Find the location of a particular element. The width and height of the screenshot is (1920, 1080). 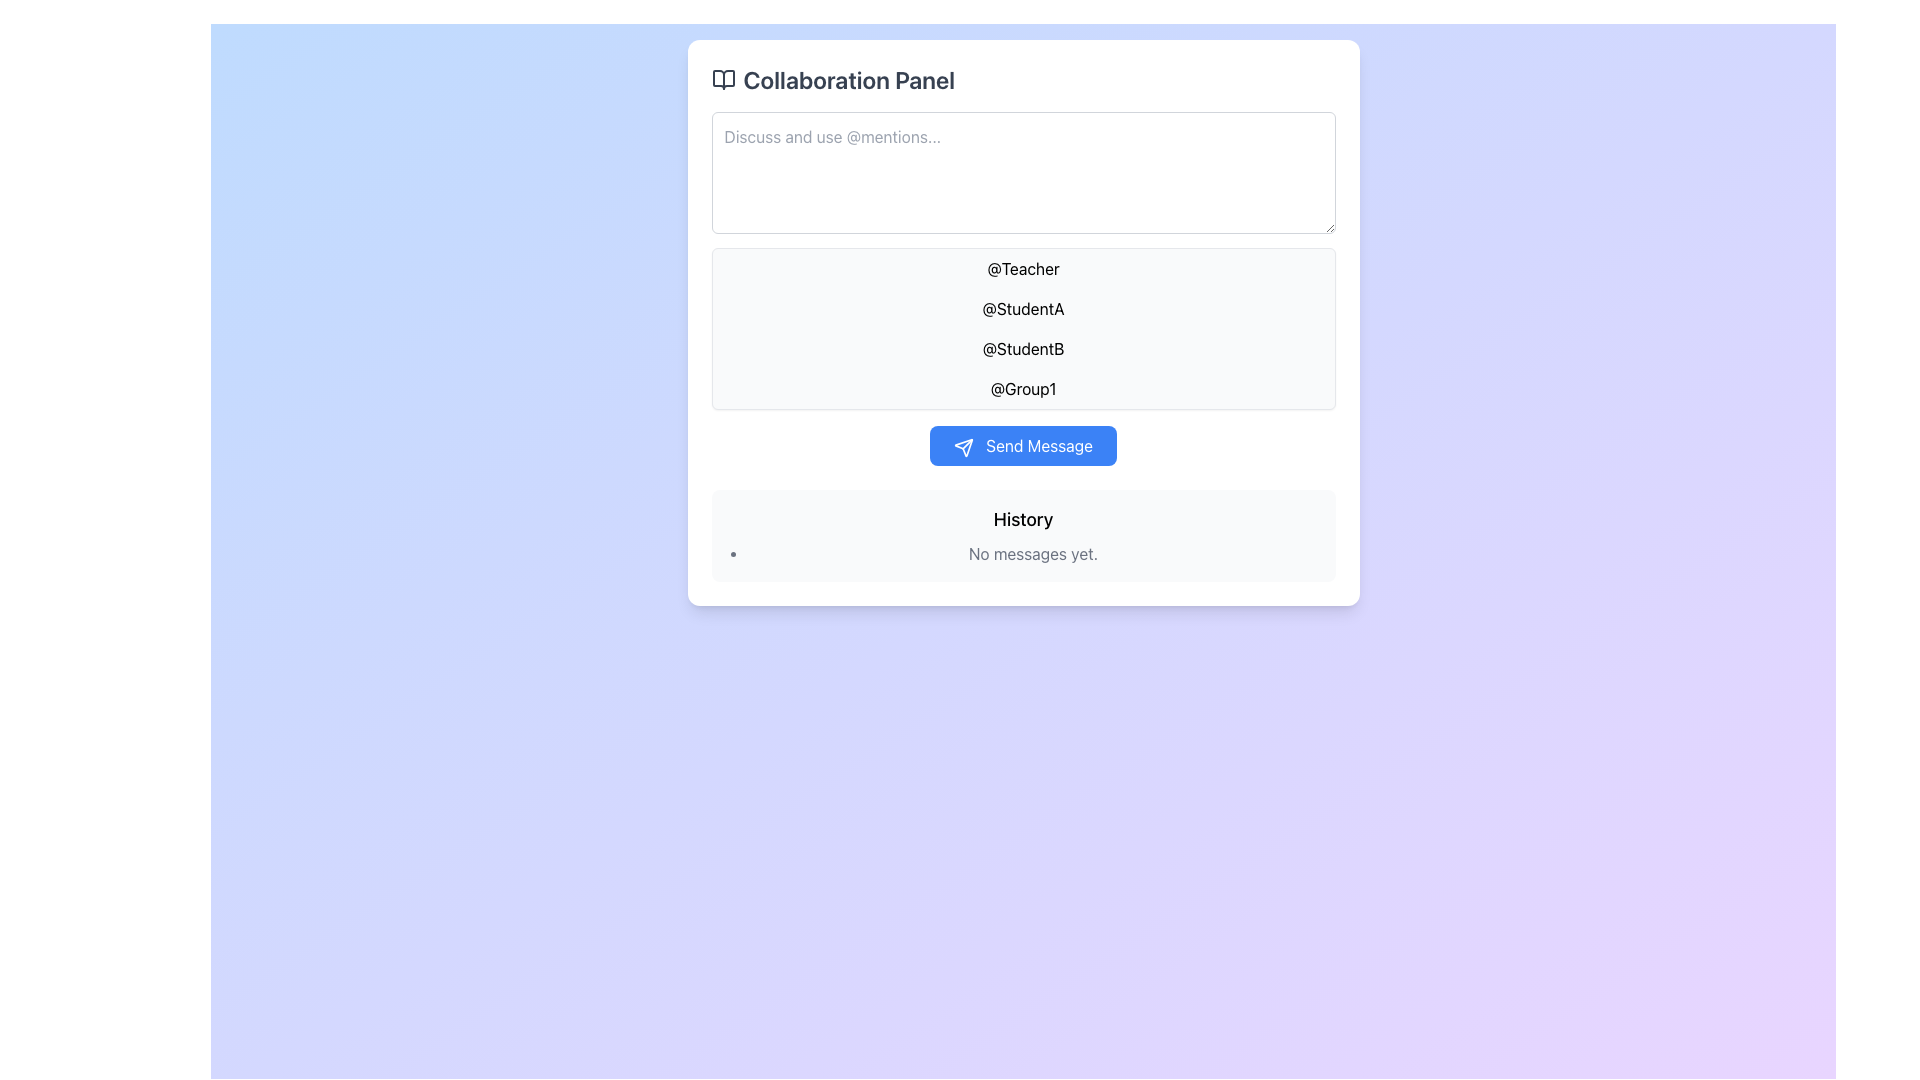

placeholder text indicating the absence of messages located below the main collaboration panel in the history section of the interface is located at coordinates (1023, 554).